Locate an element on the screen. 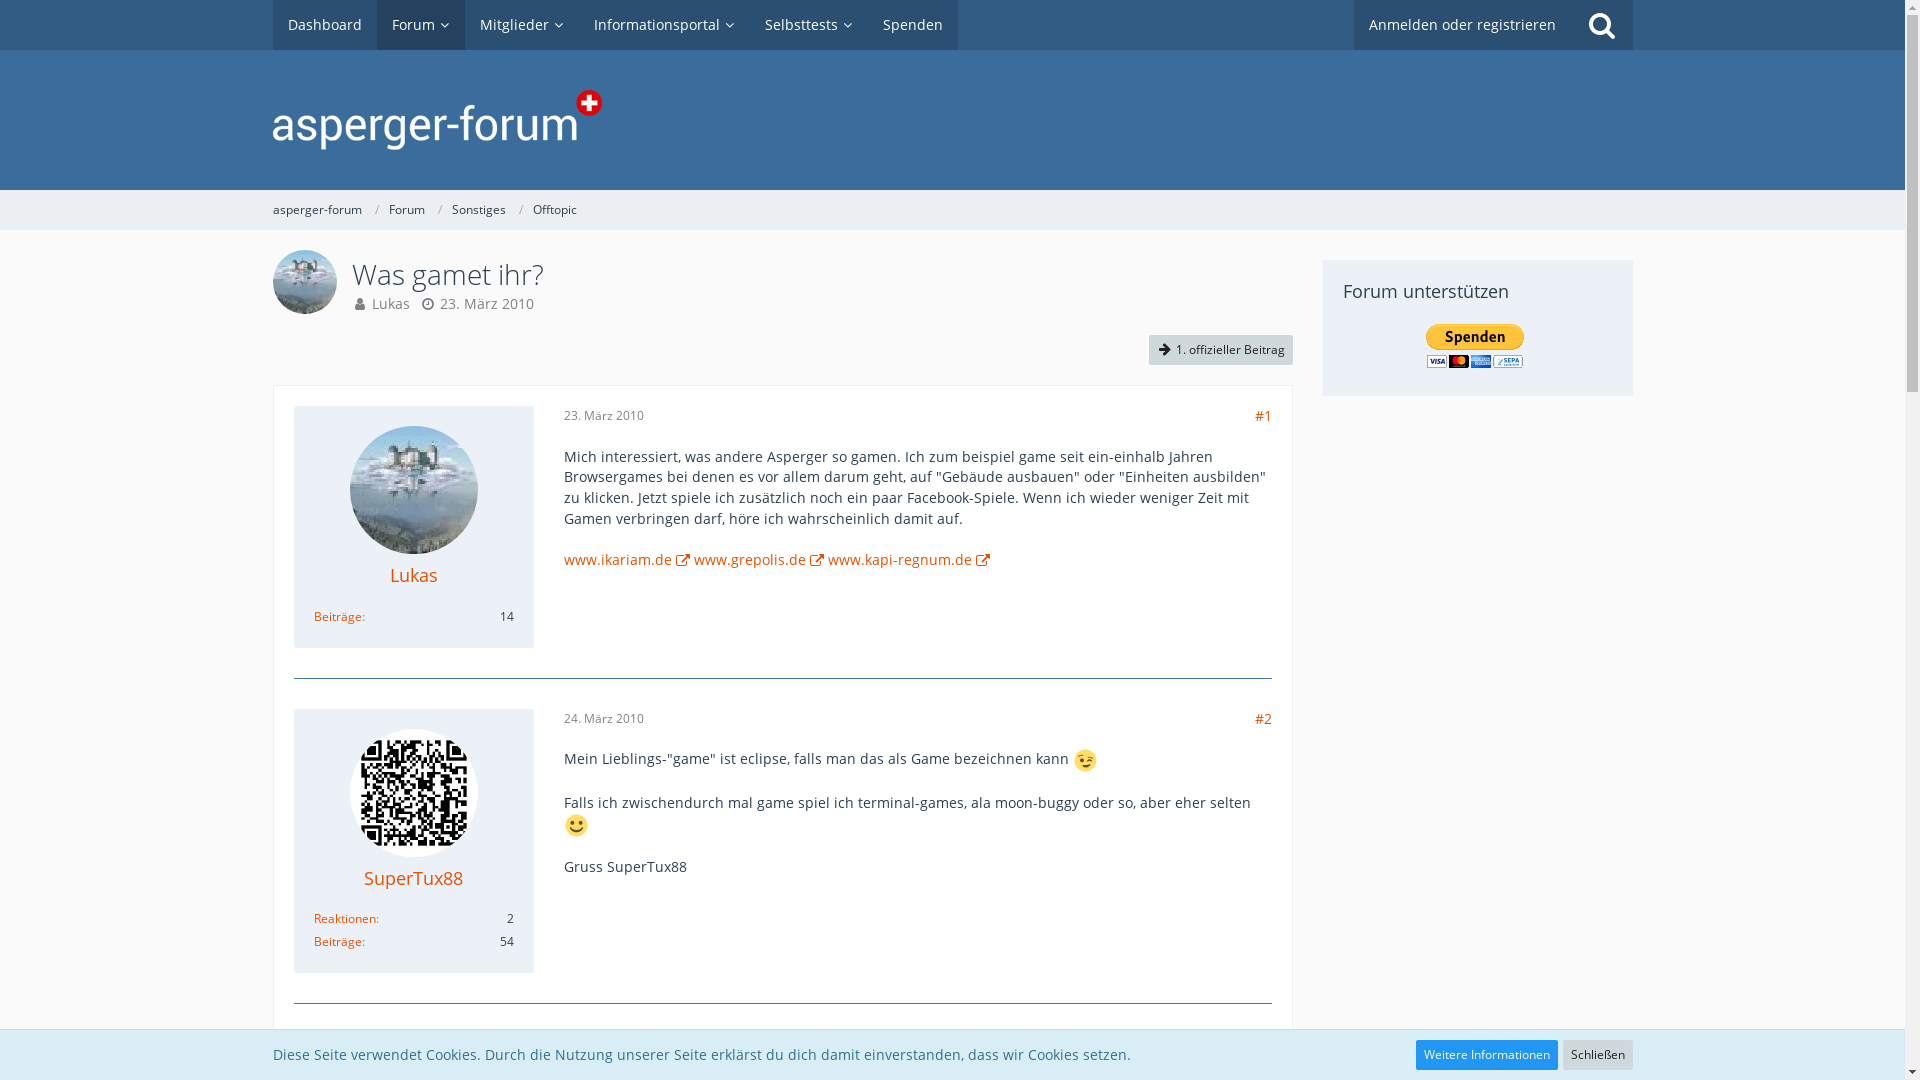 Image resolution: width=1920 pixels, height=1080 pixels. 'Forum' is located at coordinates (419, 24).